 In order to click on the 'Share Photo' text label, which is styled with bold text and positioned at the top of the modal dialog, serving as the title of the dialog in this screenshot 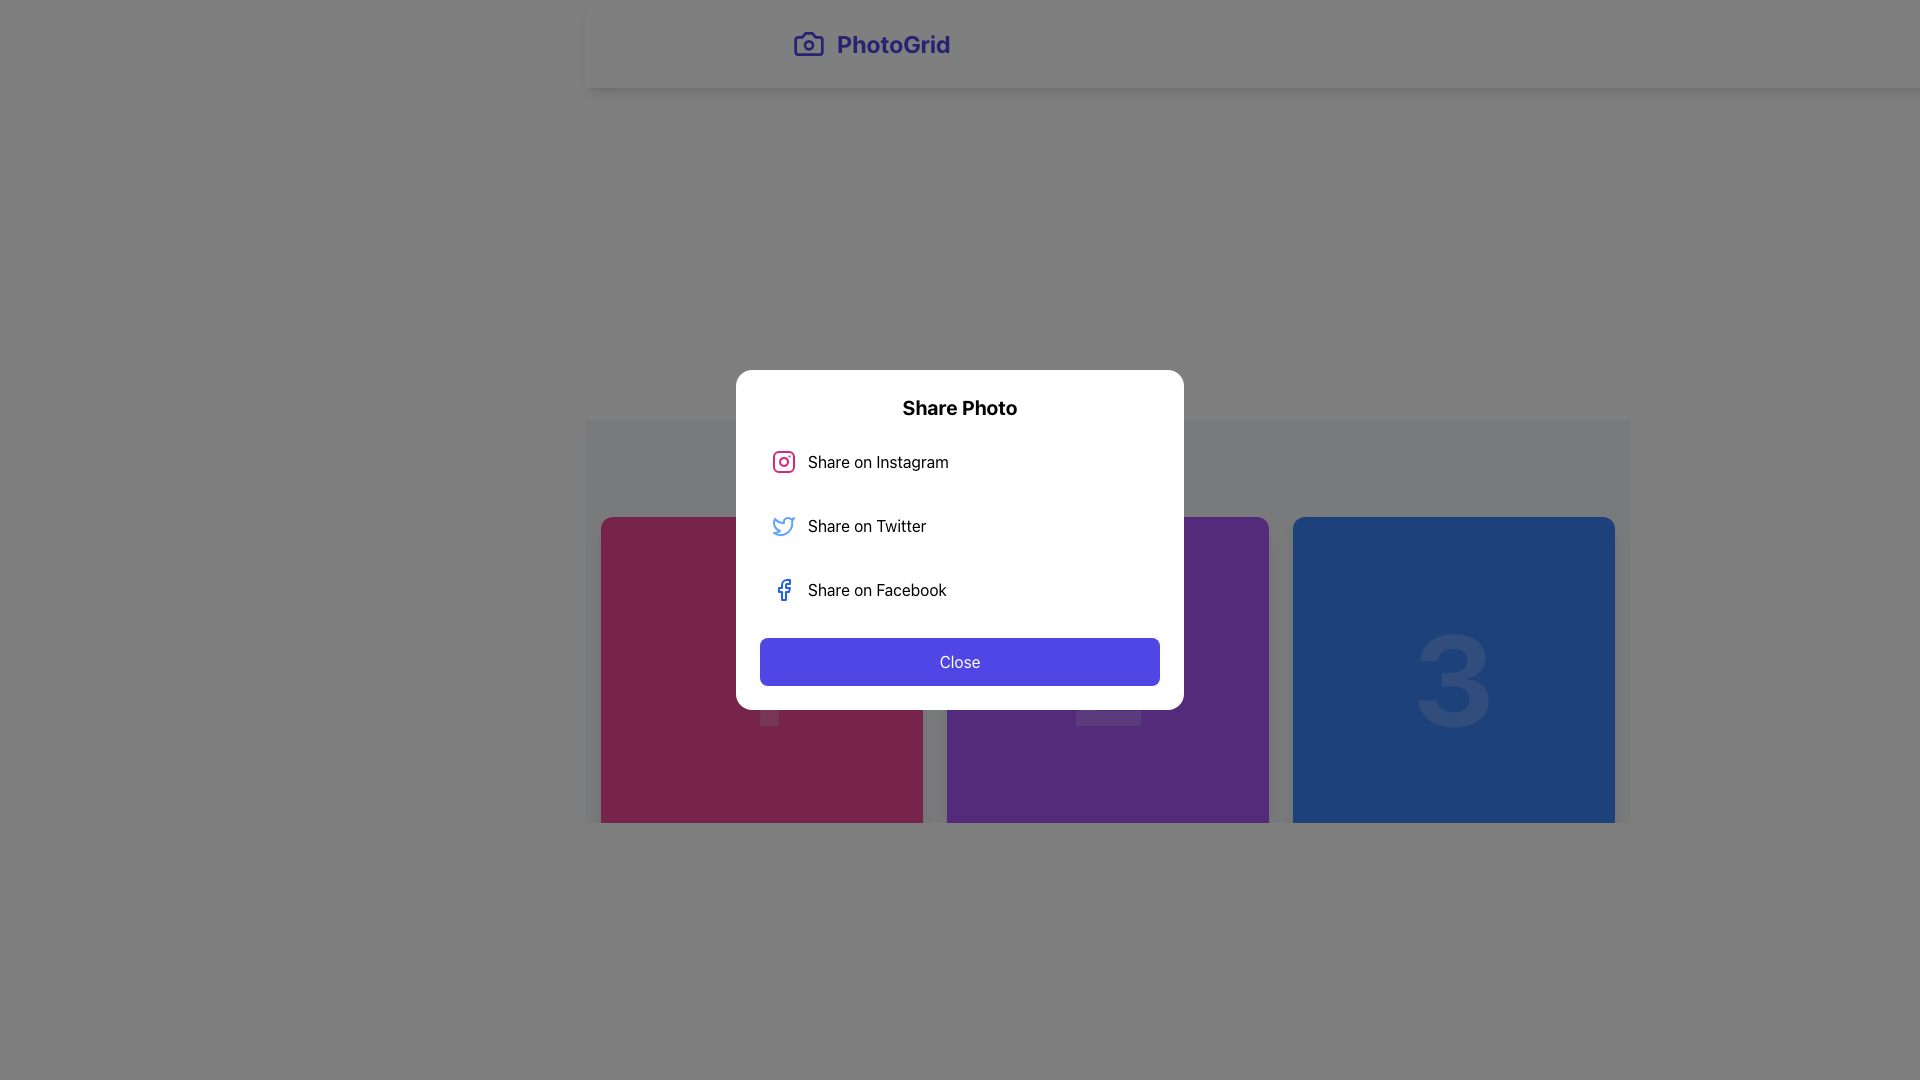, I will do `click(960, 407)`.